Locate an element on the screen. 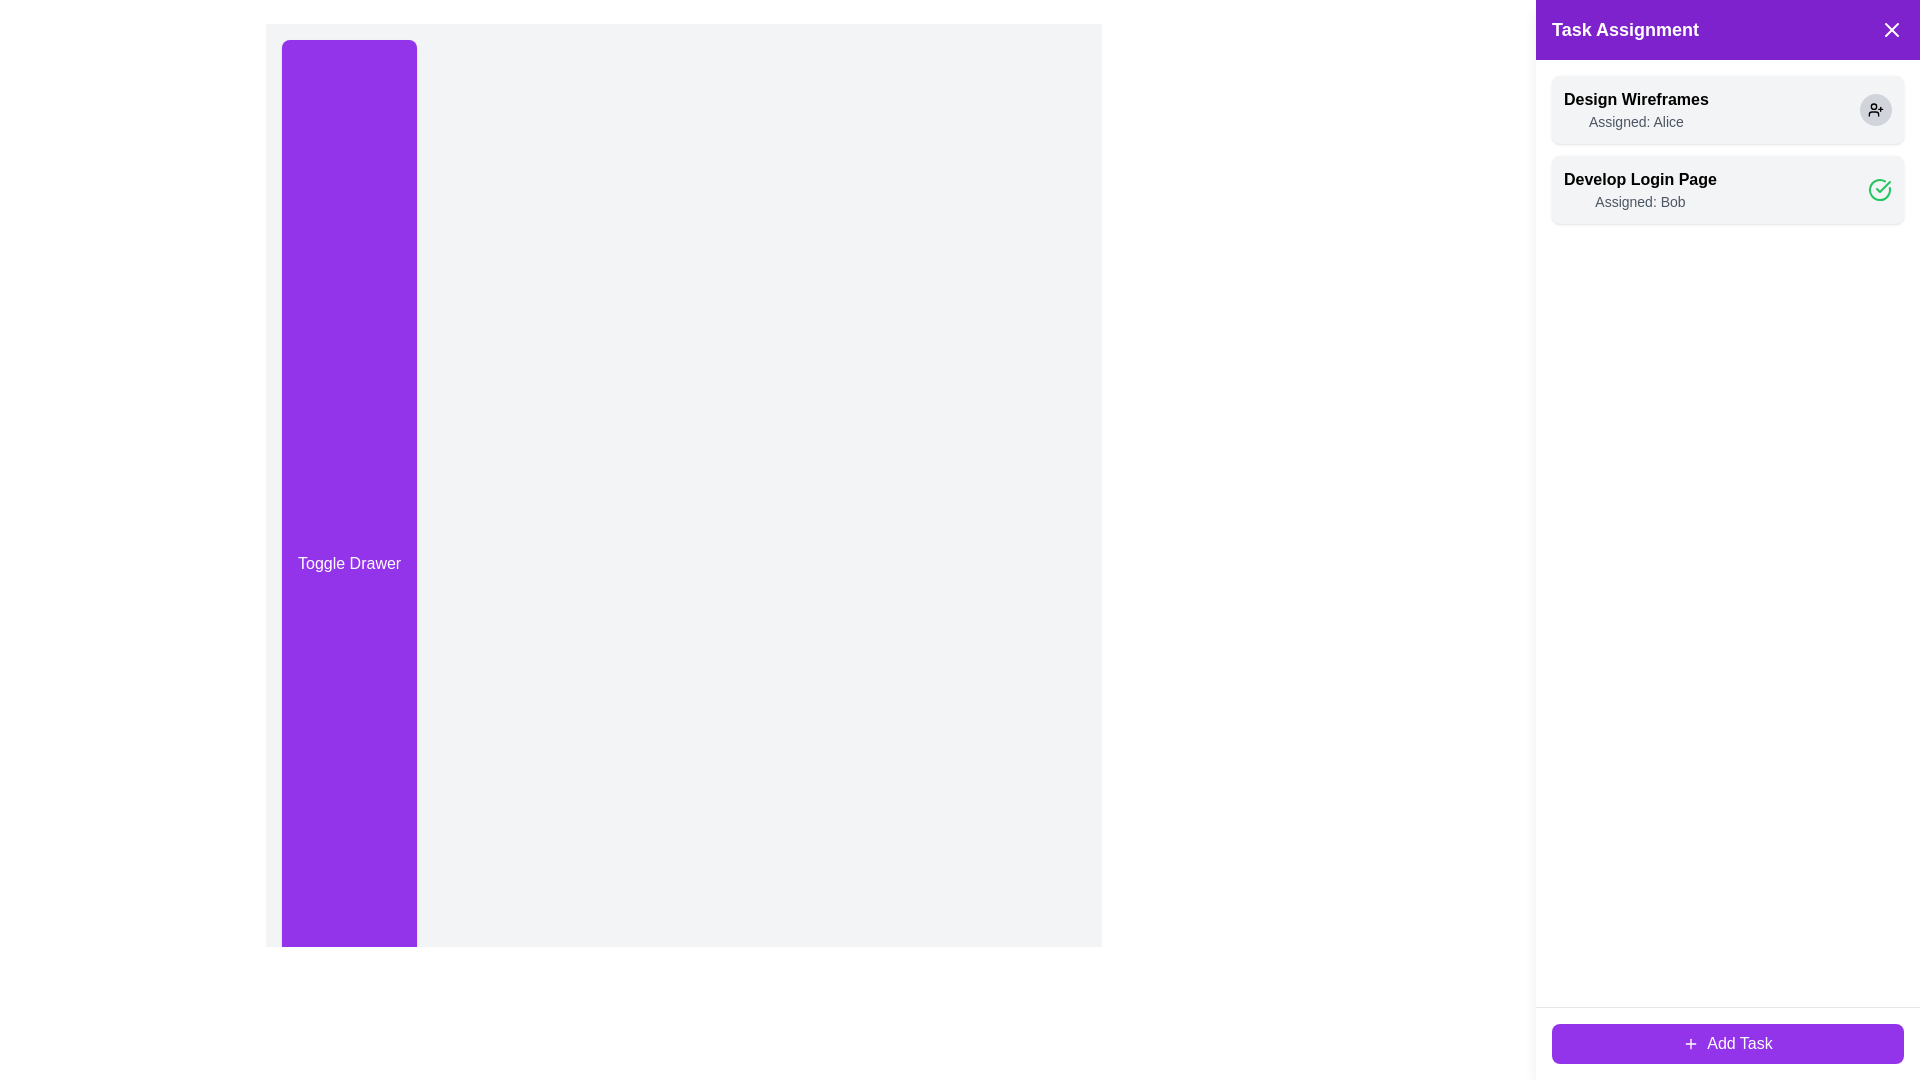 This screenshot has height=1080, width=1920. the interactive button located to the far-right of the 'Design Wireframes' title and adjacent to the 'Assigned: Alice' subtext is located at coordinates (1875, 110).